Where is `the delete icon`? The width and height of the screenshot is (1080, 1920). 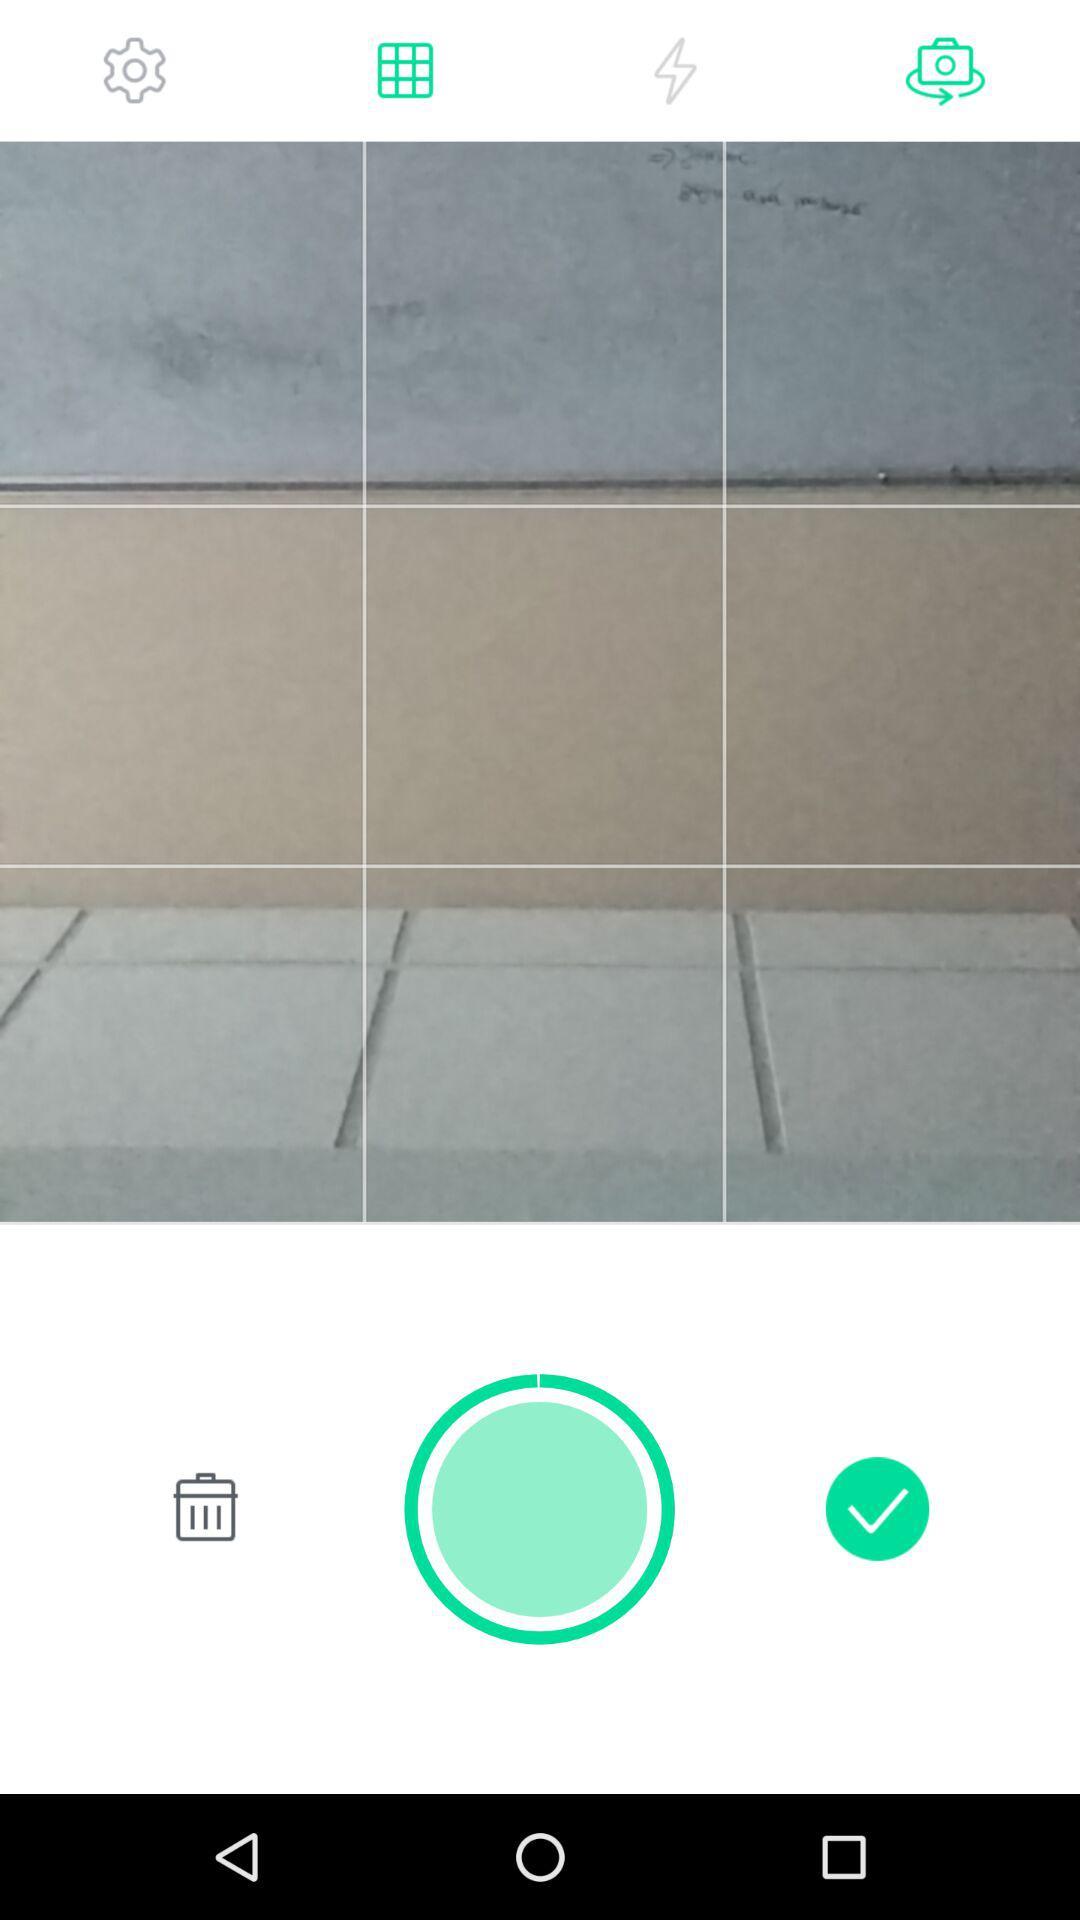
the delete icon is located at coordinates (201, 1614).